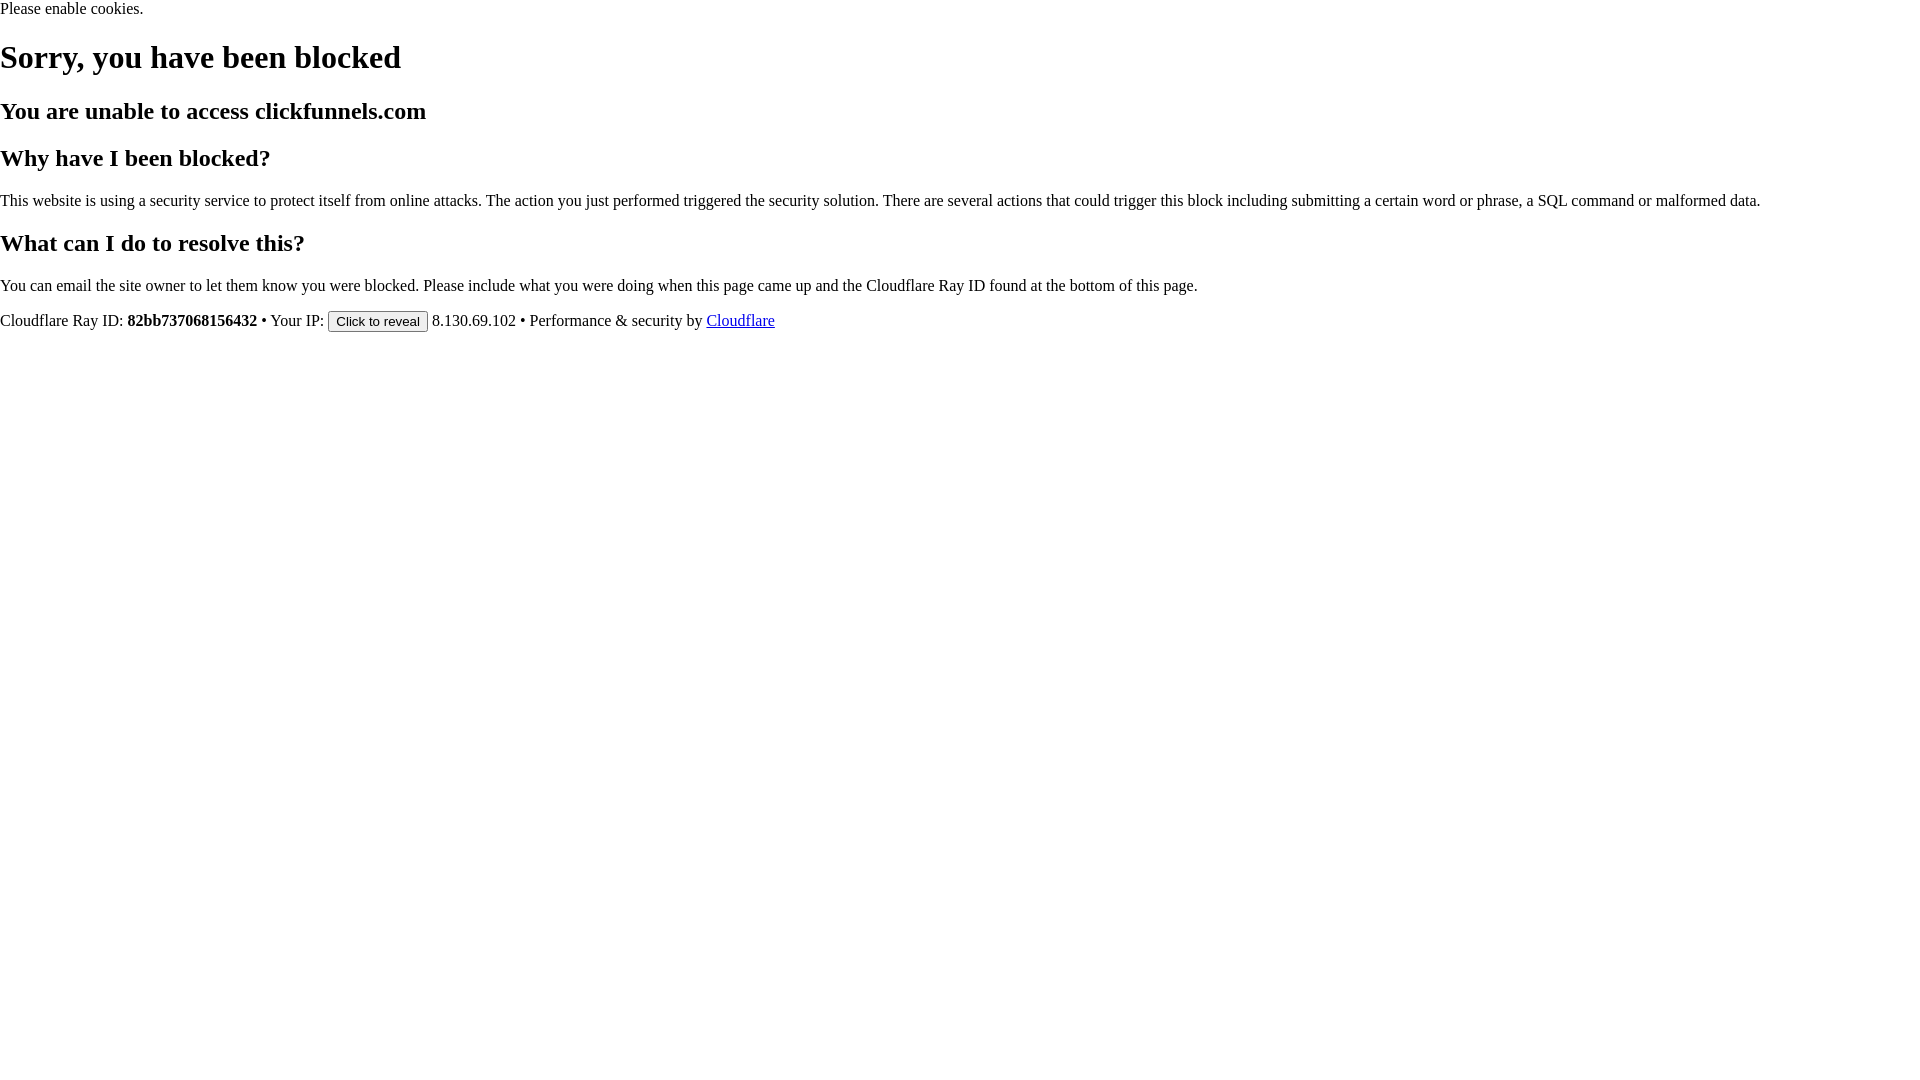 The width and height of the screenshot is (1920, 1080). Describe the element at coordinates (705, 319) in the screenshot. I see `'Cloudflare'` at that location.